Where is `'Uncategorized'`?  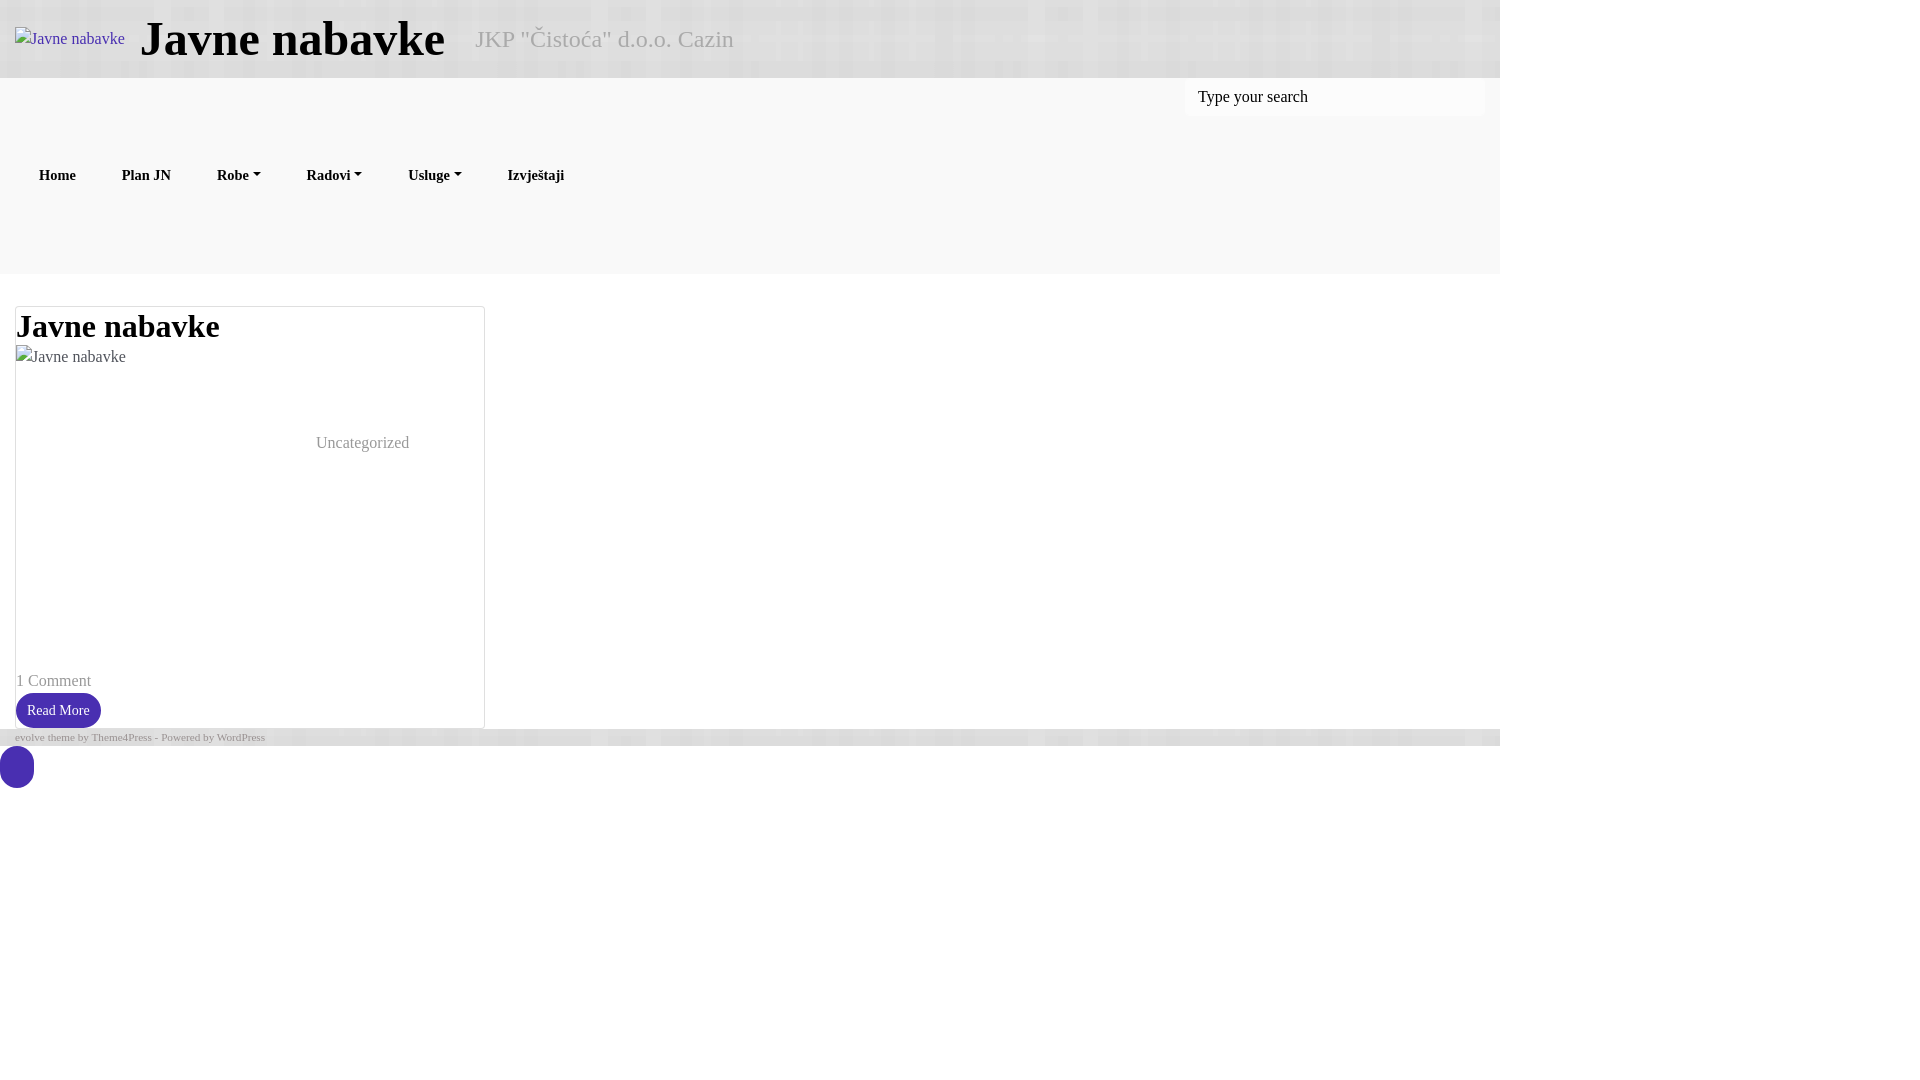 'Uncategorized' is located at coordinates (362, 441).